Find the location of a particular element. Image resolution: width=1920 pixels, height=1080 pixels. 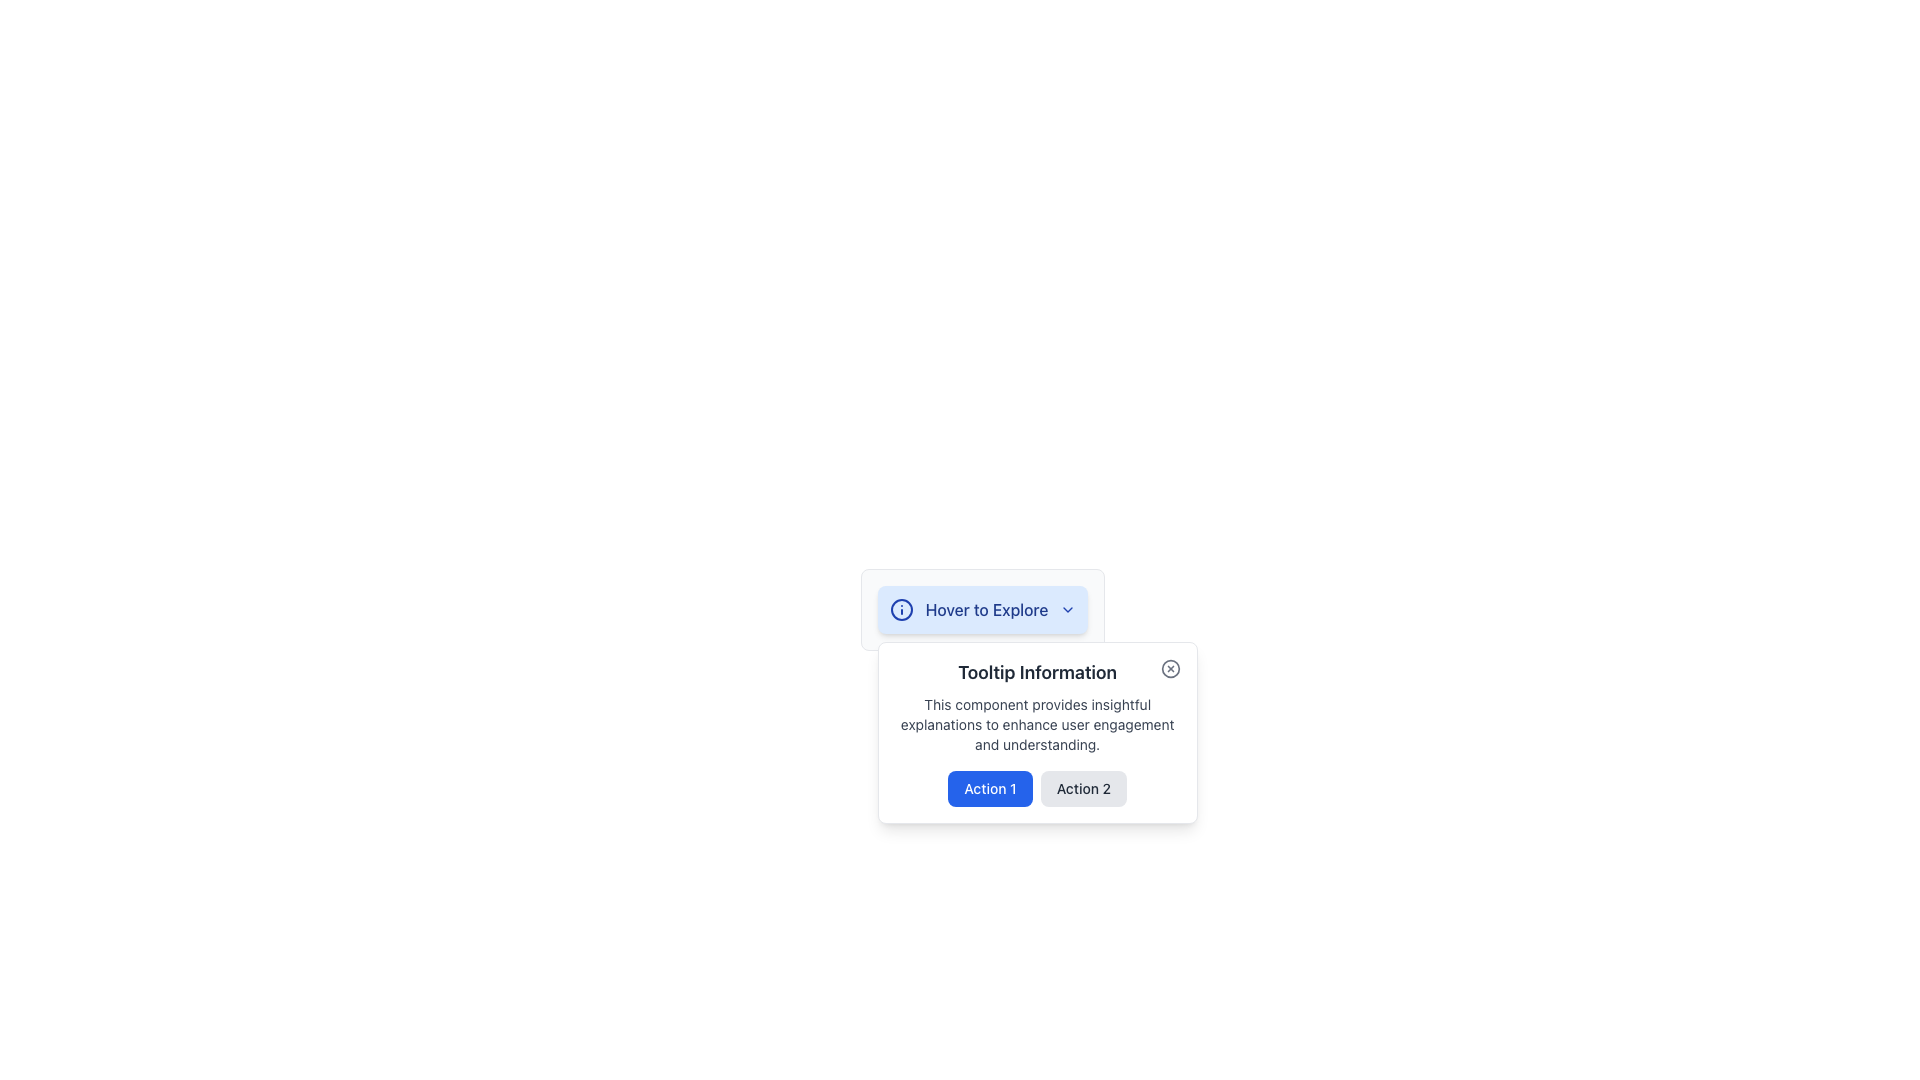

the Text Header element labeled 'Tooltip Information' which is styled in bold and larger font, located at the top of the tooltip box is located at coordinates (1037, 672).